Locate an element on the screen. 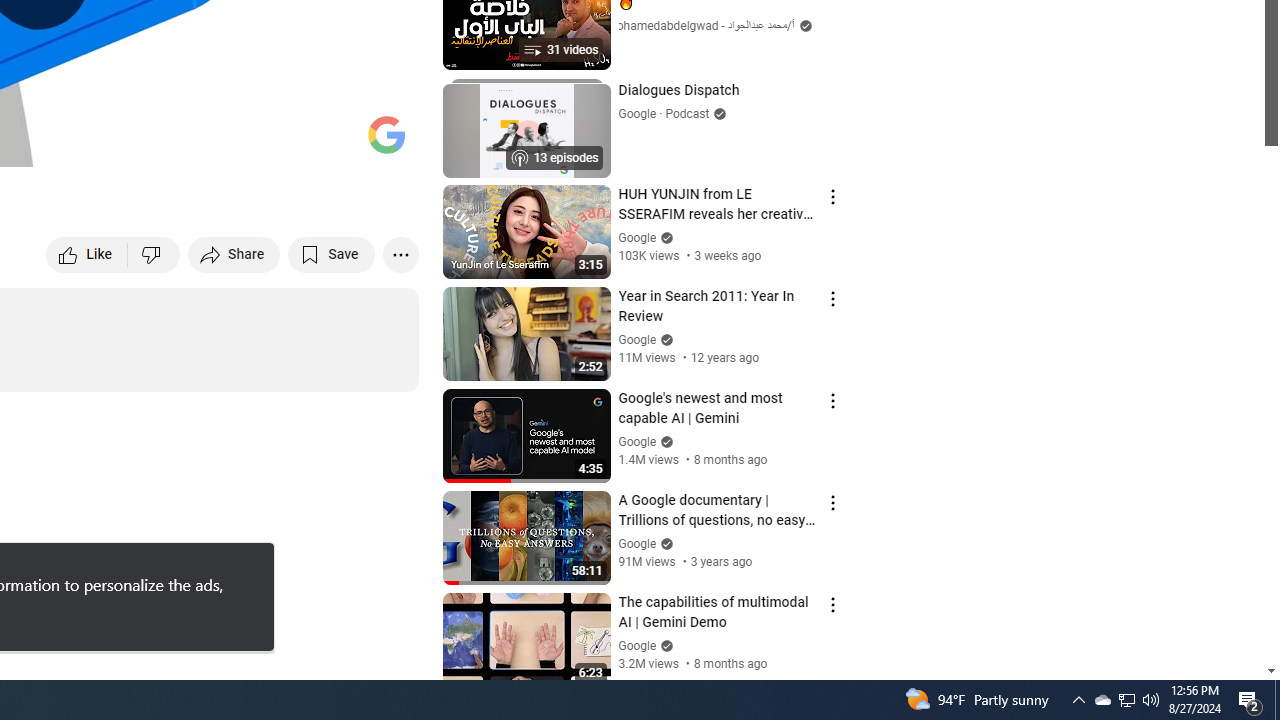 This screenshot has height=720, width=1280. 'Action menu' is located at coordinates (832, 604).